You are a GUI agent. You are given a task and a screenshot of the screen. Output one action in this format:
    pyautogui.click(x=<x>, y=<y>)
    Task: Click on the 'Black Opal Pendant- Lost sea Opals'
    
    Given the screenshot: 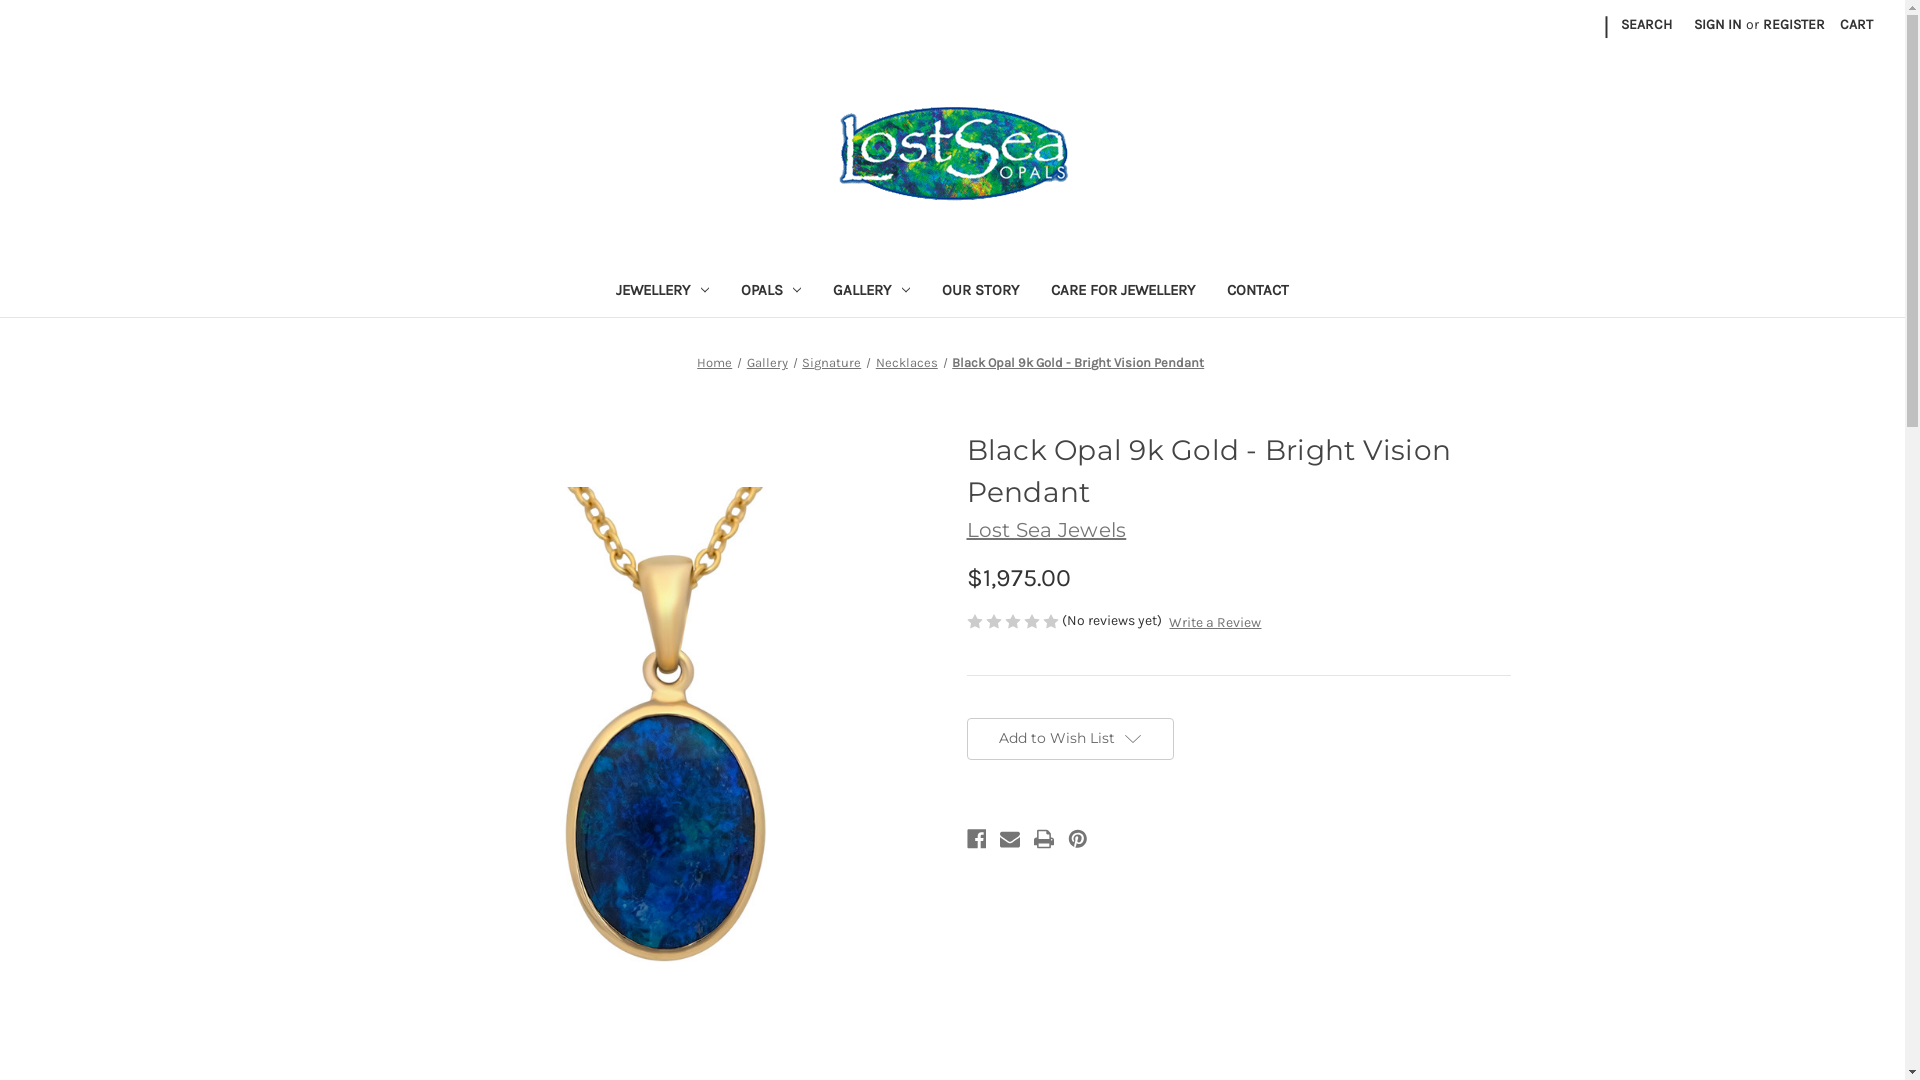 What is the action you would take?
    pyautogui.click(x=666, y=737)
    